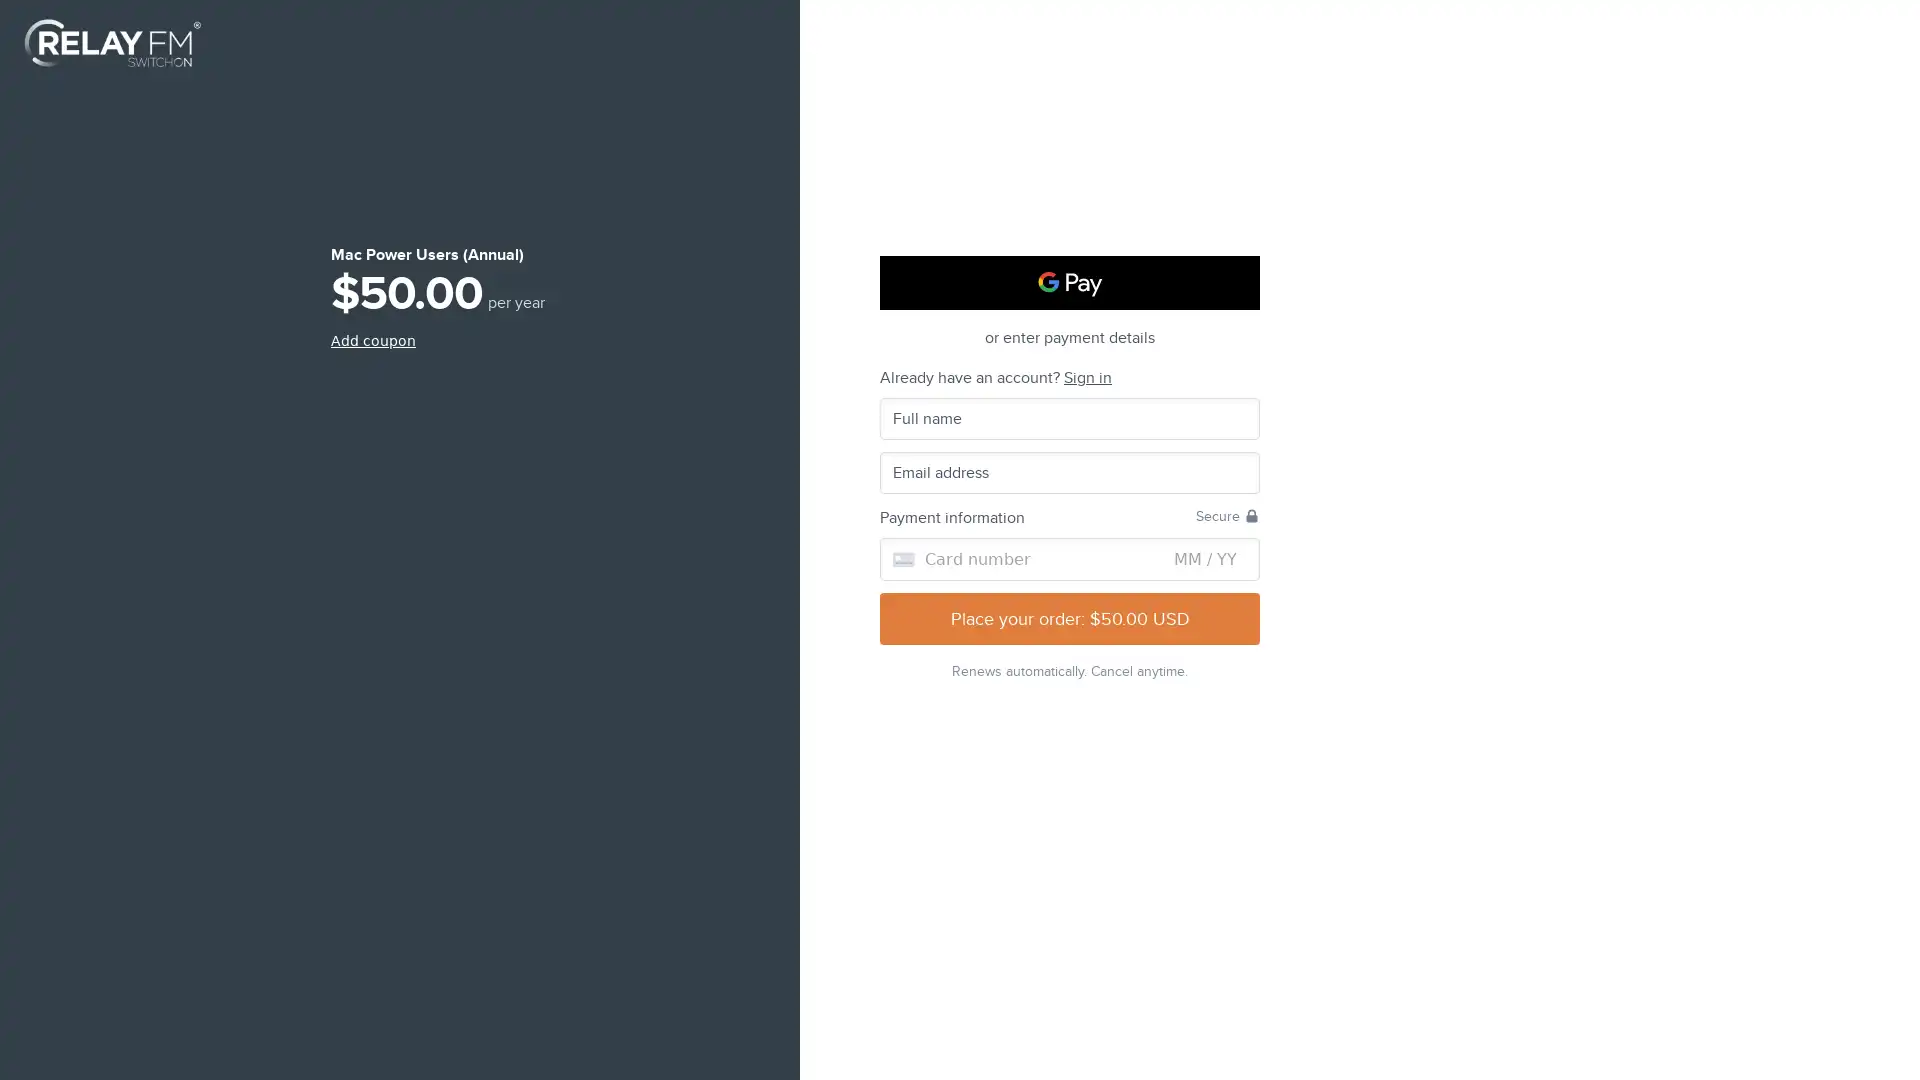 This screenshot has width=1920, height=1080. I want to click on Add coupon, so click(373, 339).